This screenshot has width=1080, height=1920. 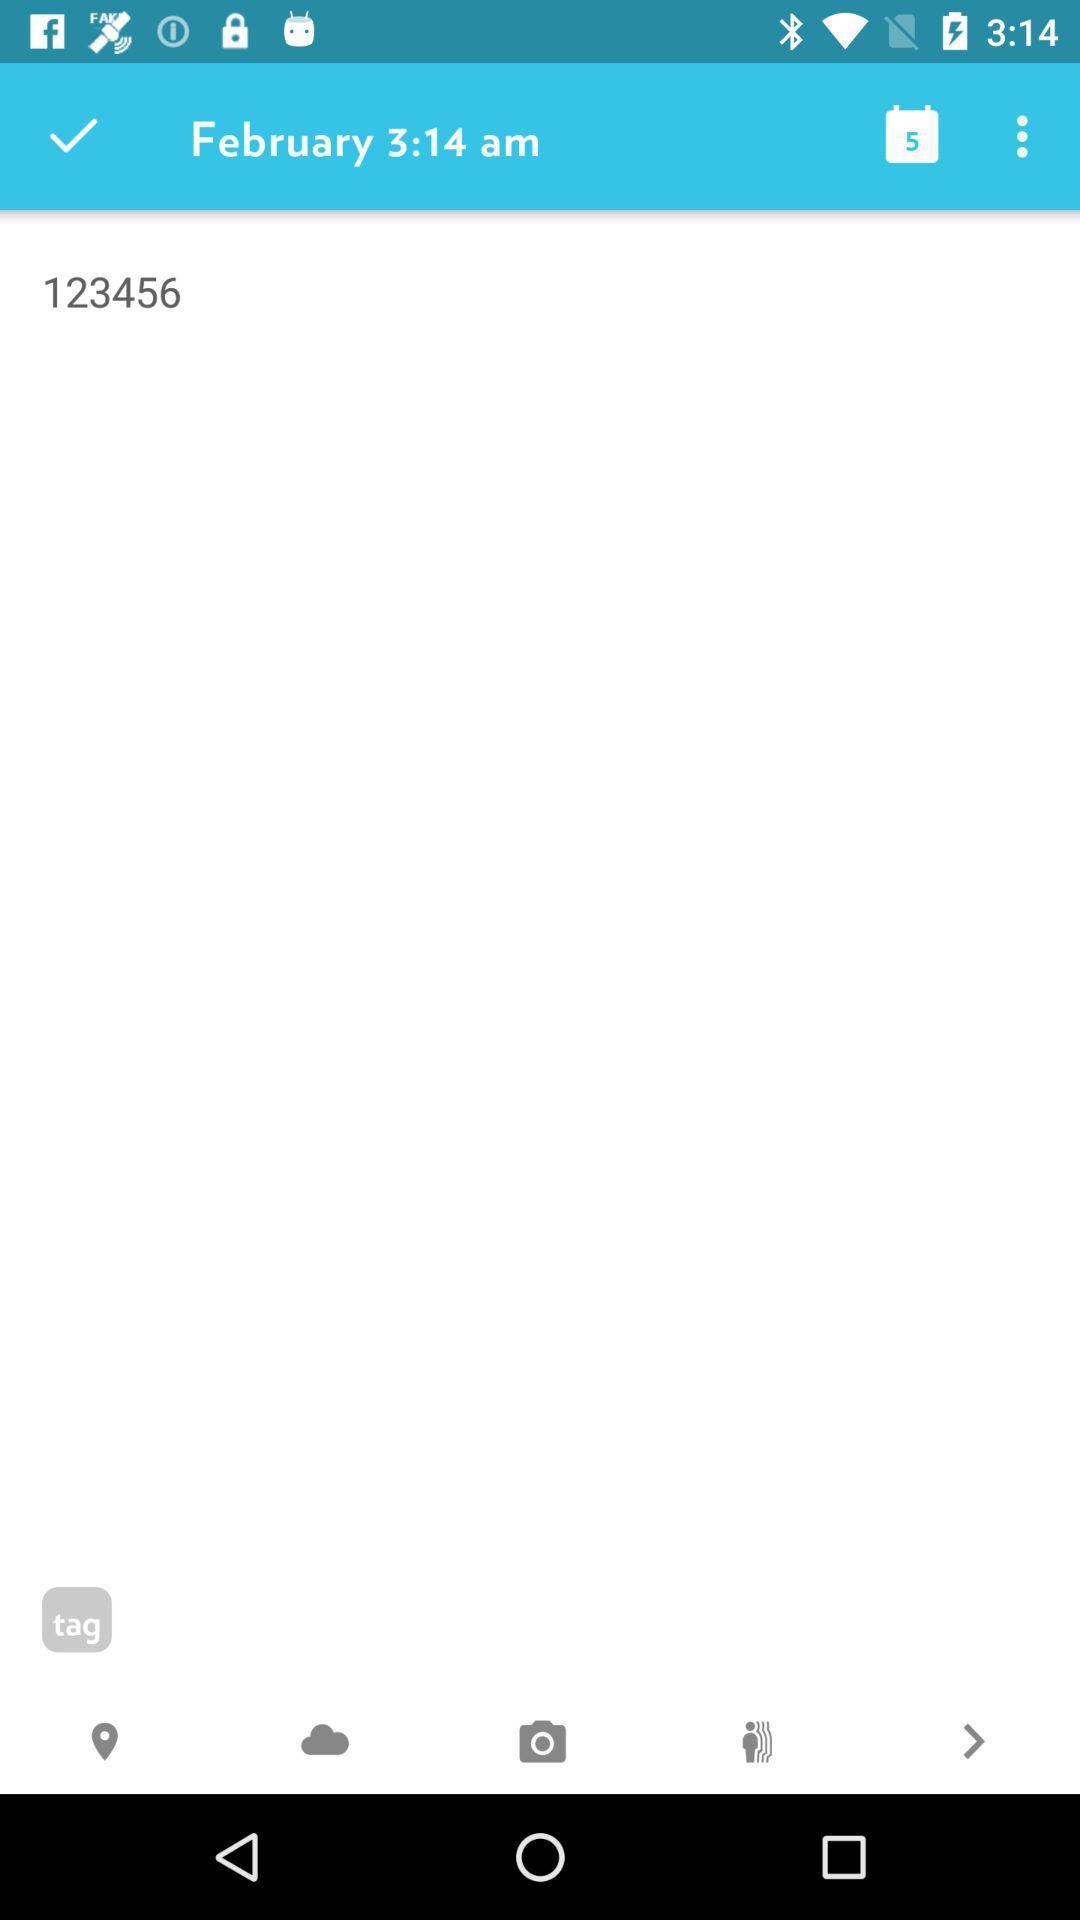 What do you see at coordinates (971, 1743) in the screenshot?
I see `item below the 123456 icon` at bounding box center [971, 1743].